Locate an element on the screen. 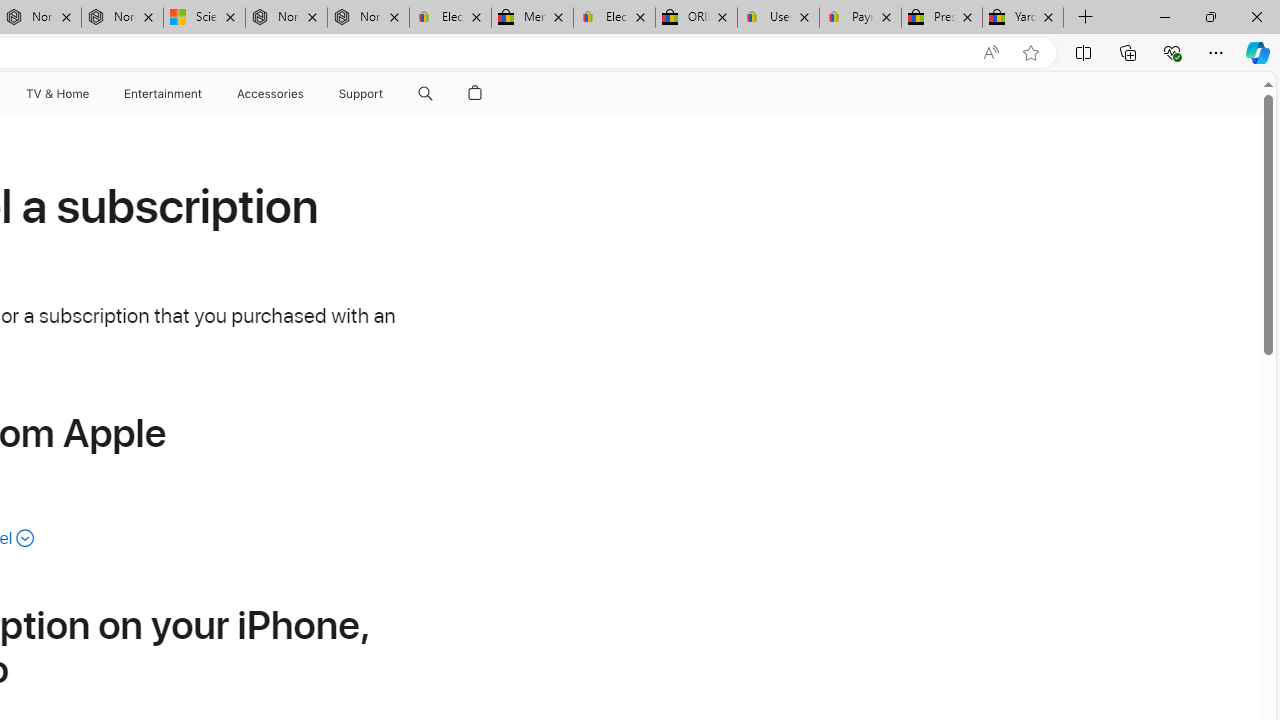  'Support' is located at coordinates (361, 93).